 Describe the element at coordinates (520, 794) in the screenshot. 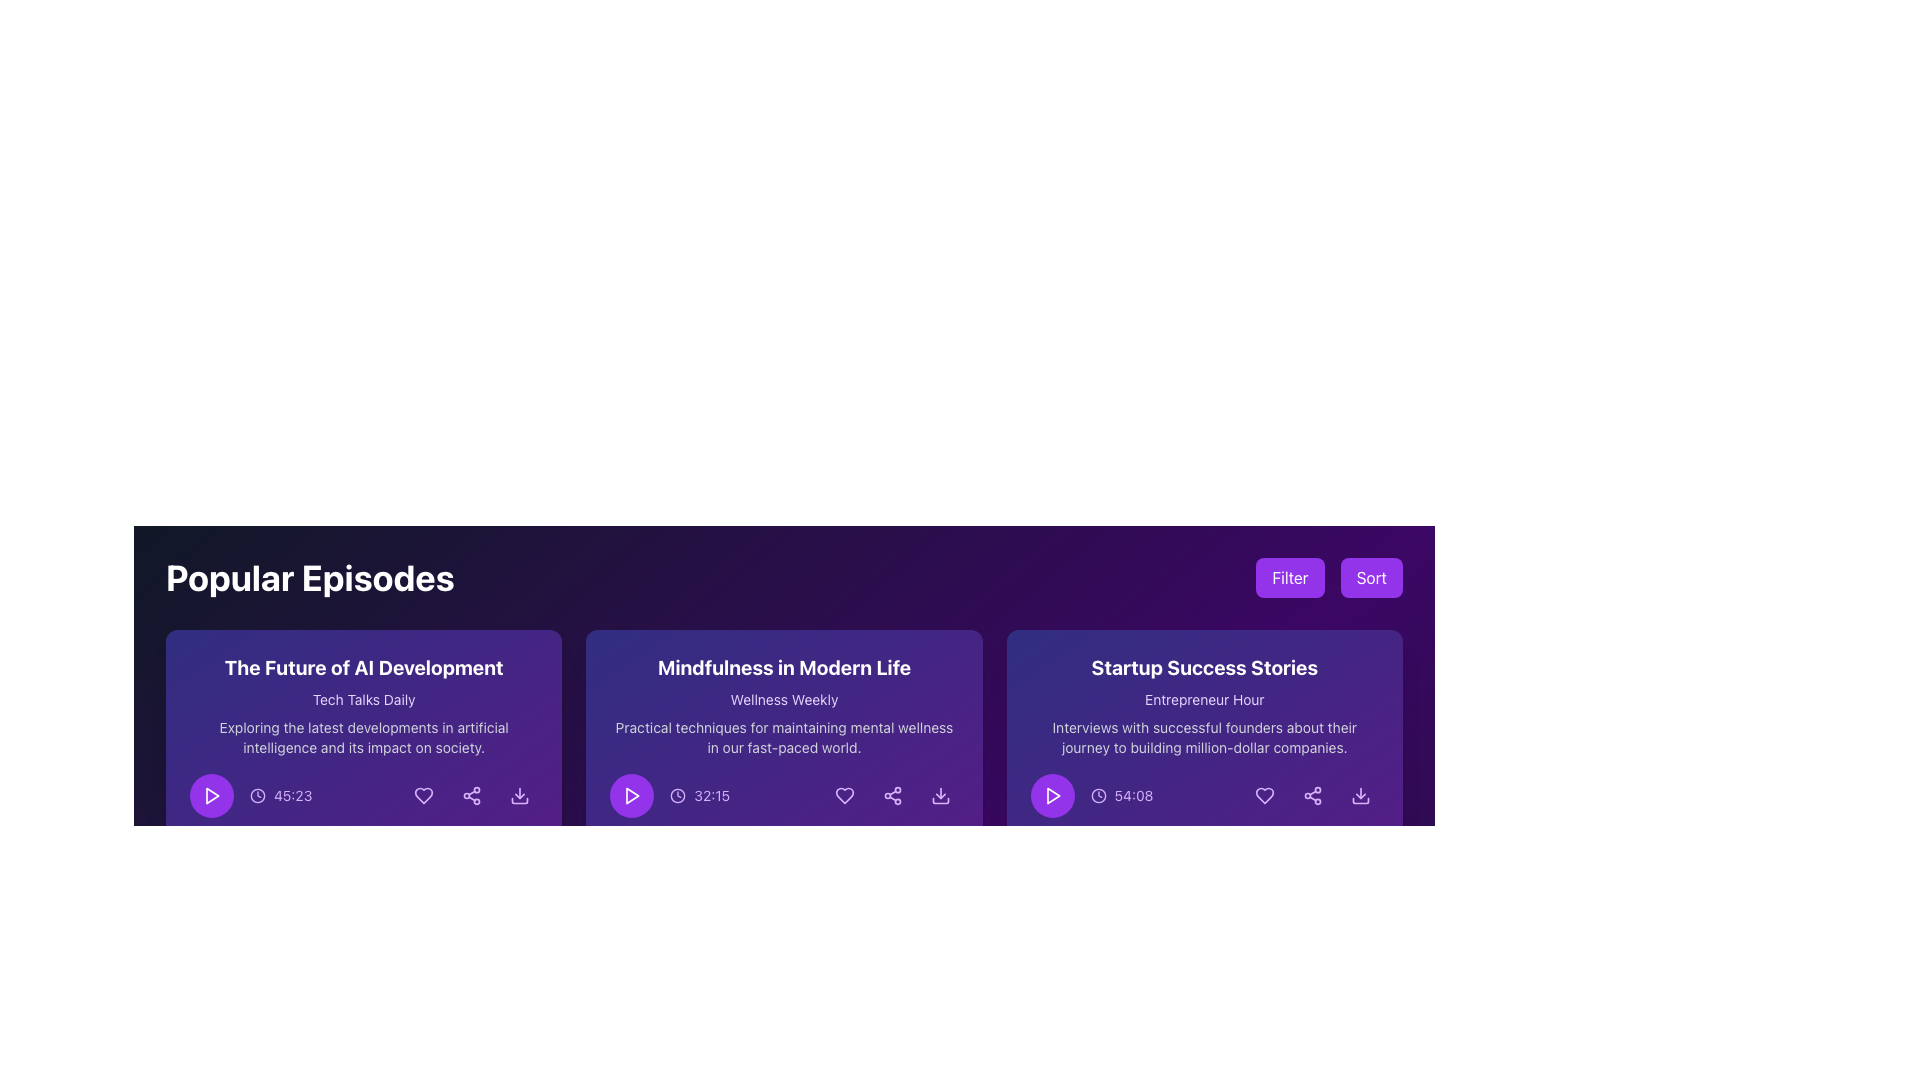

I see `the download icon button located in the bottom-right corner of the interactive card labeled 'The Future of AI Development' to initiate a download` at that location.